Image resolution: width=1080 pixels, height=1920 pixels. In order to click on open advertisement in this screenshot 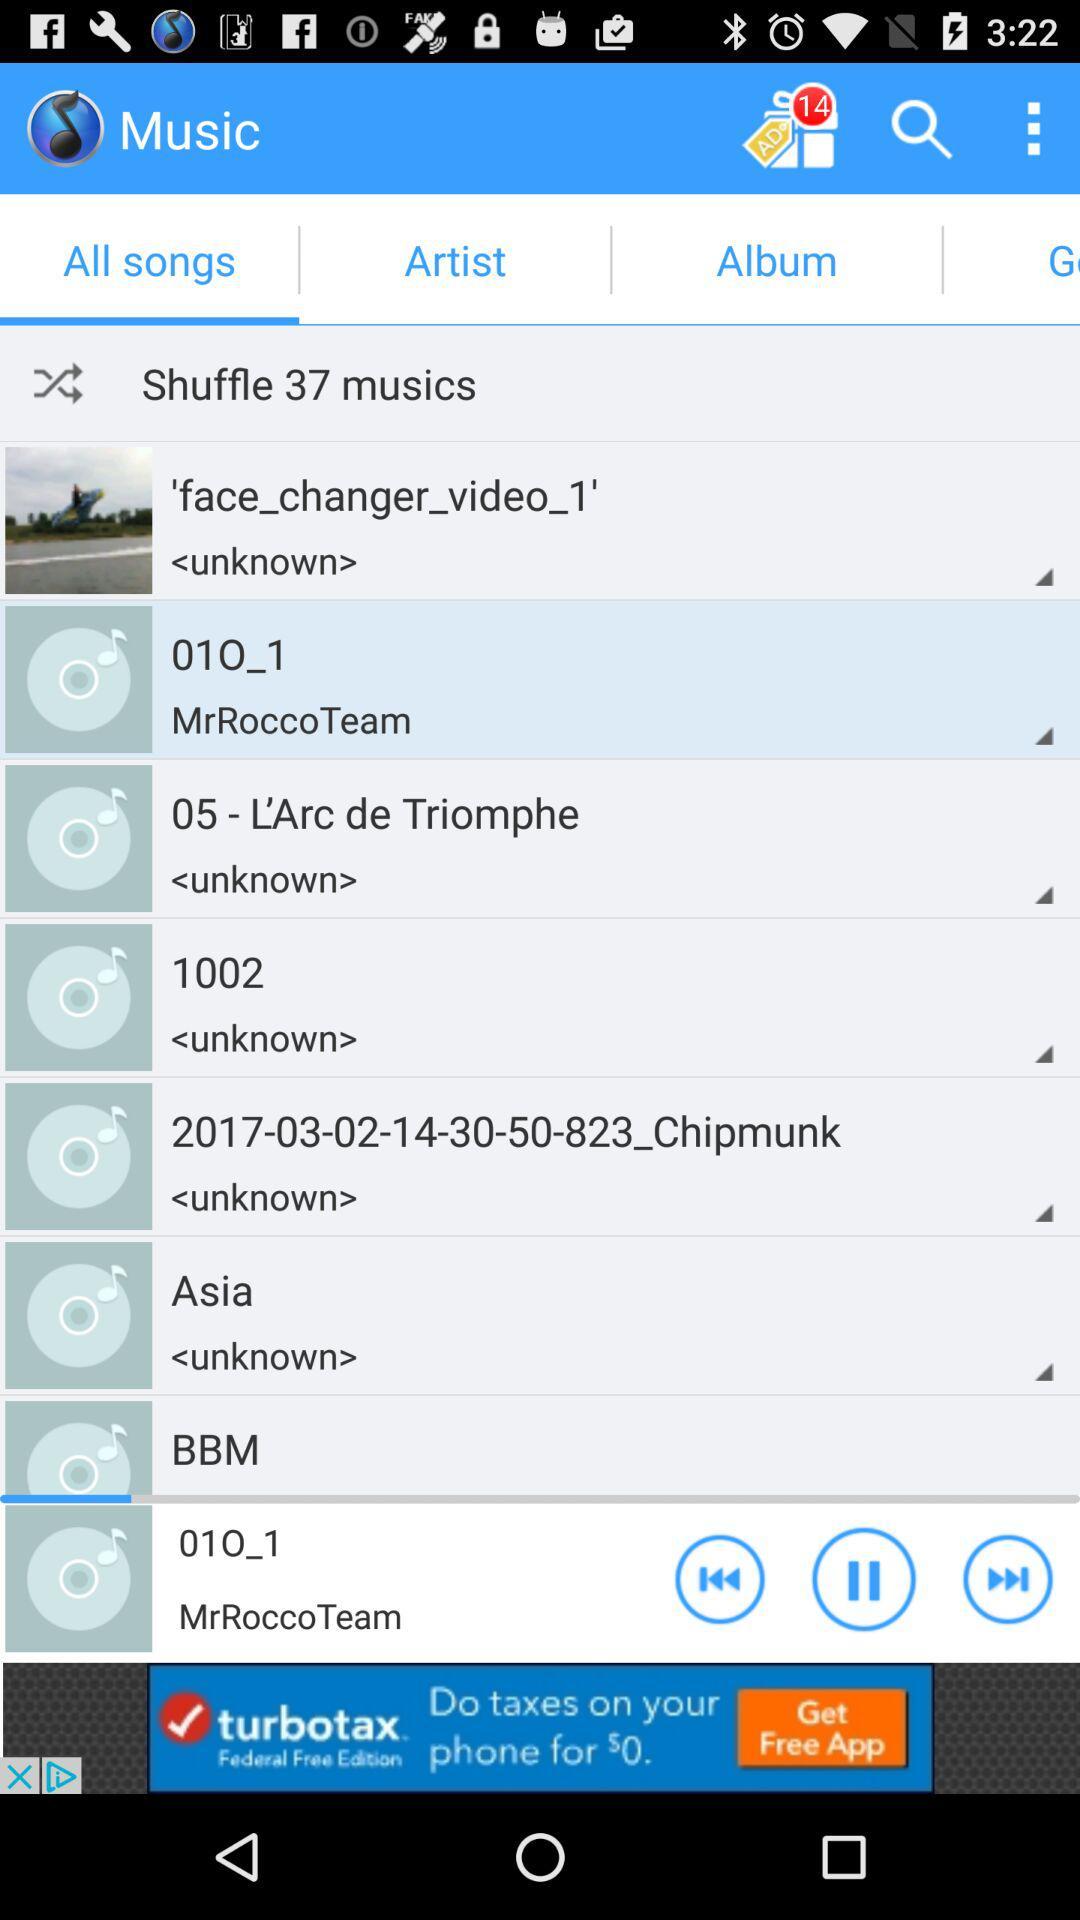, I will do `click(540, 1727)`.